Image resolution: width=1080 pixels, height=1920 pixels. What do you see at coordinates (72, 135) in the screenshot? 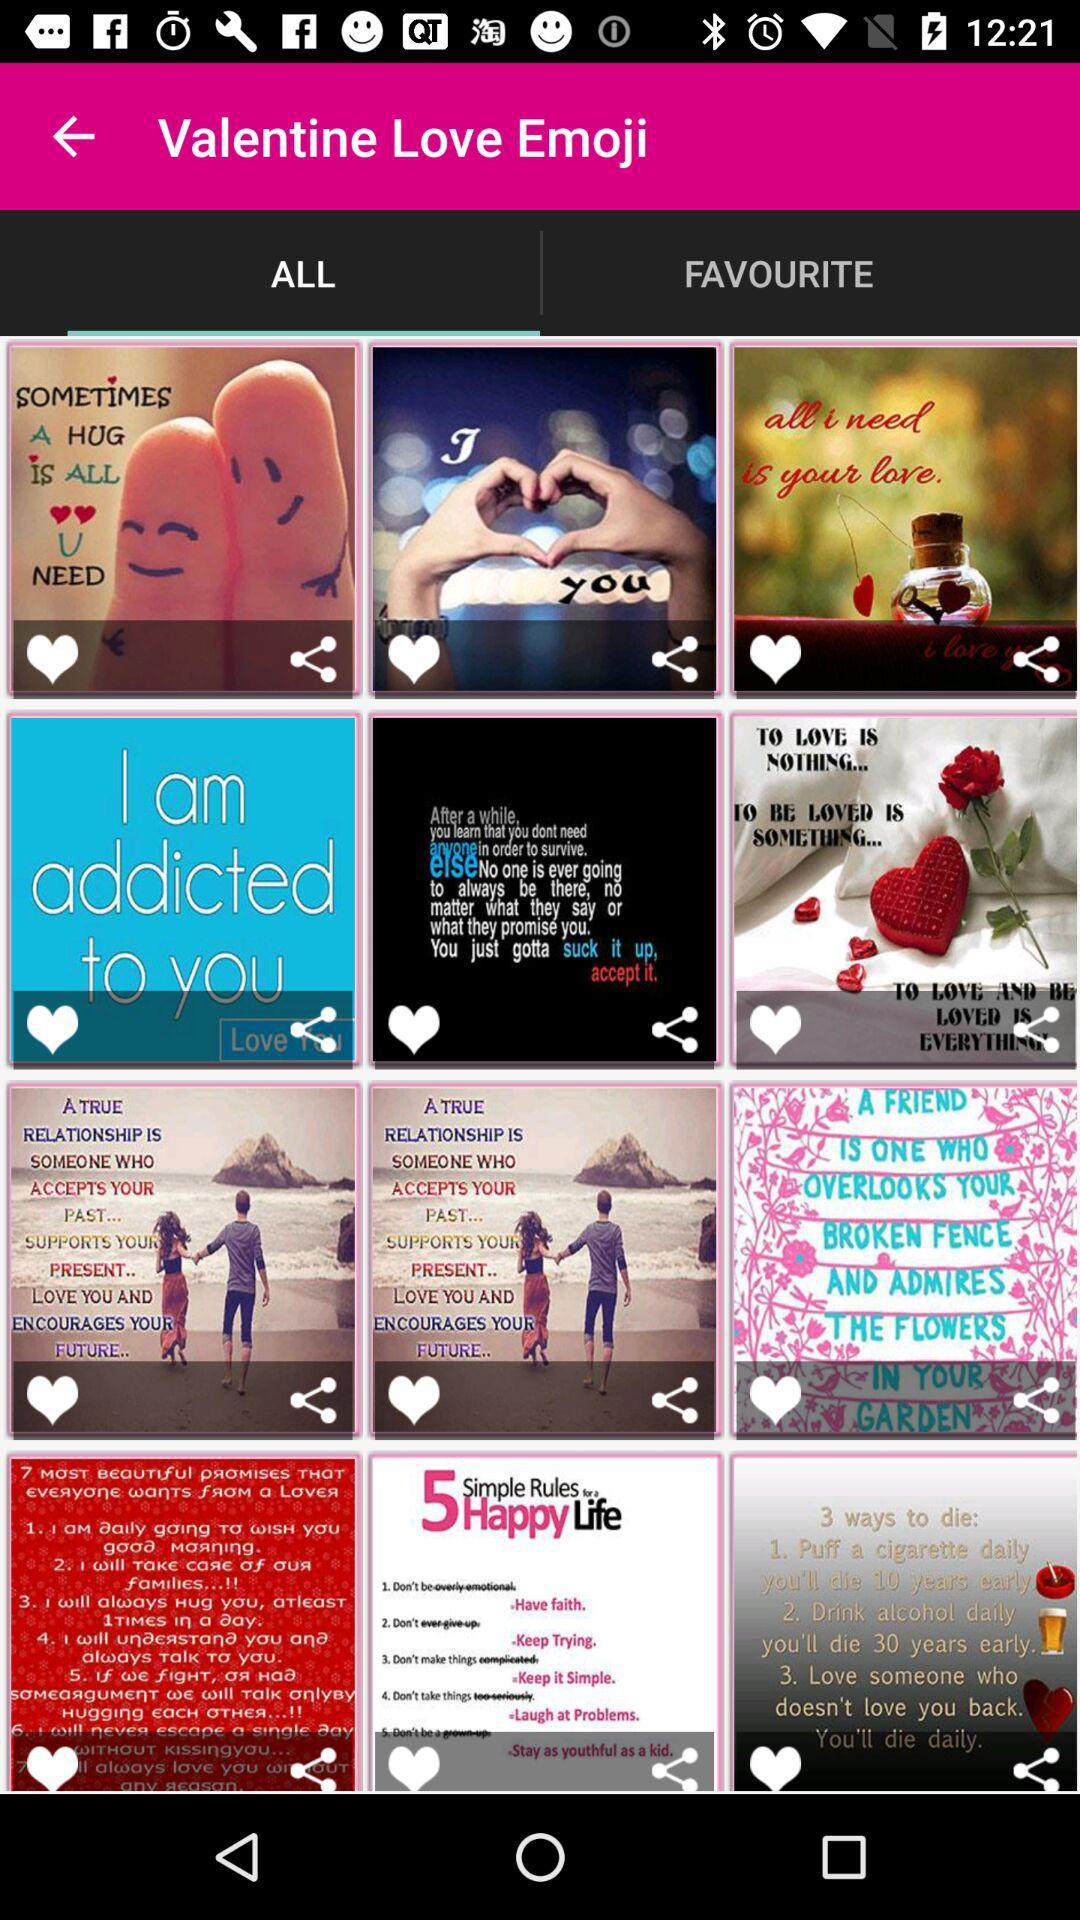
I see `the icon to the left of the valentine love emoji` at bounding box center [72, 135].